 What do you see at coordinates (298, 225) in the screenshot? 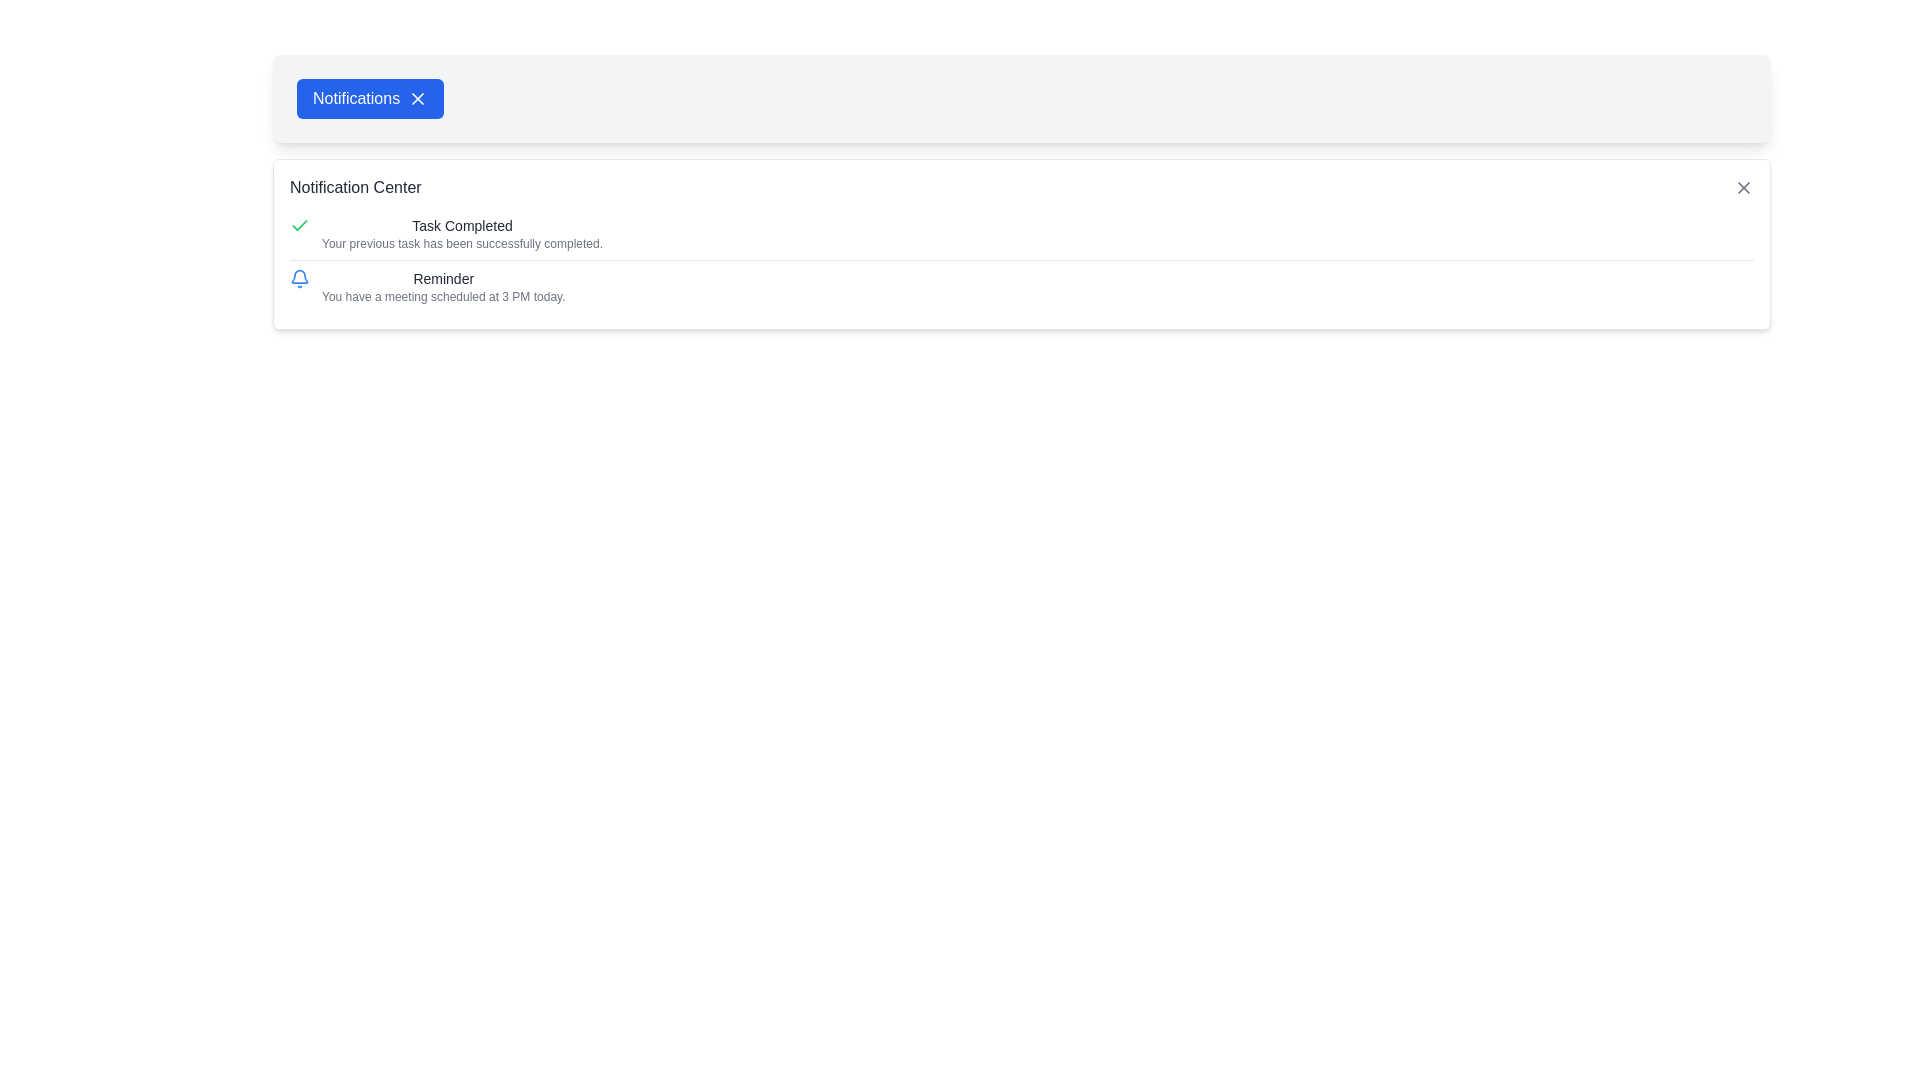
I see `the green checkmark icon located to the left of the text 'Task Completed' within the notification card` at bounding box center [298, 225].